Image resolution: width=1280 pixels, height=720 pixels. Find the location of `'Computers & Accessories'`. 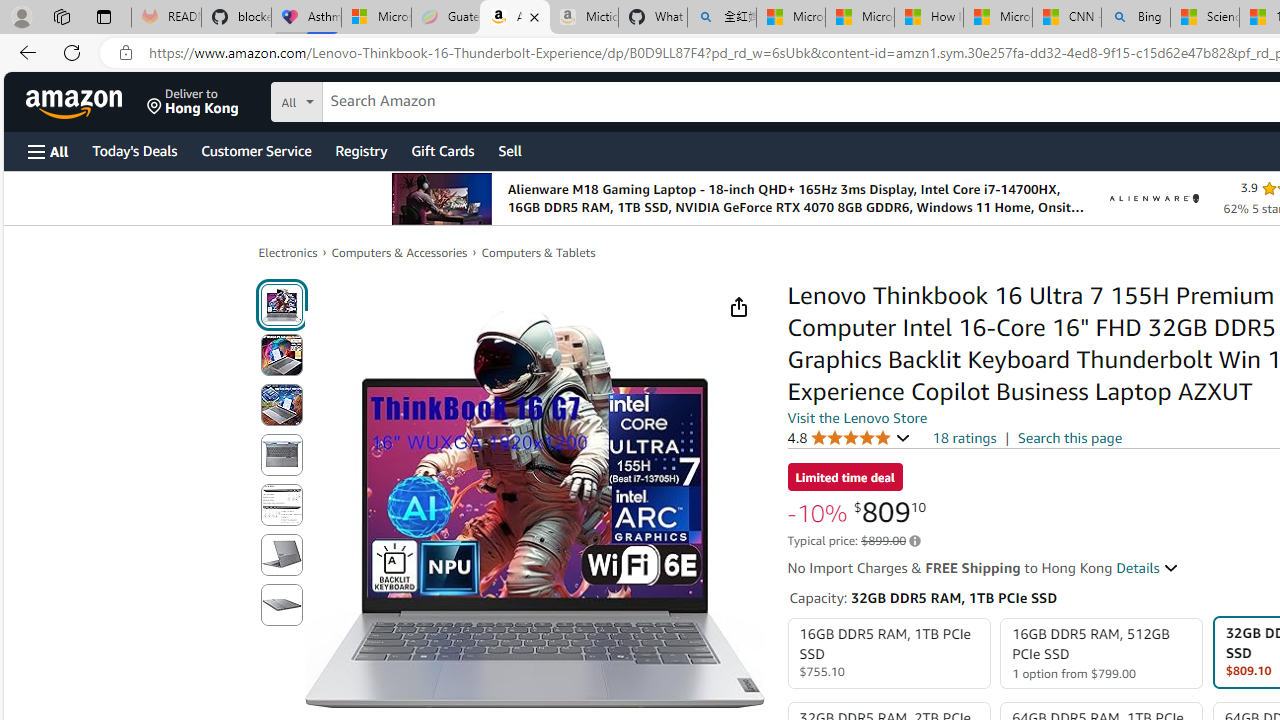

'Computers & Accessories' is located at coordinates (400, 251).